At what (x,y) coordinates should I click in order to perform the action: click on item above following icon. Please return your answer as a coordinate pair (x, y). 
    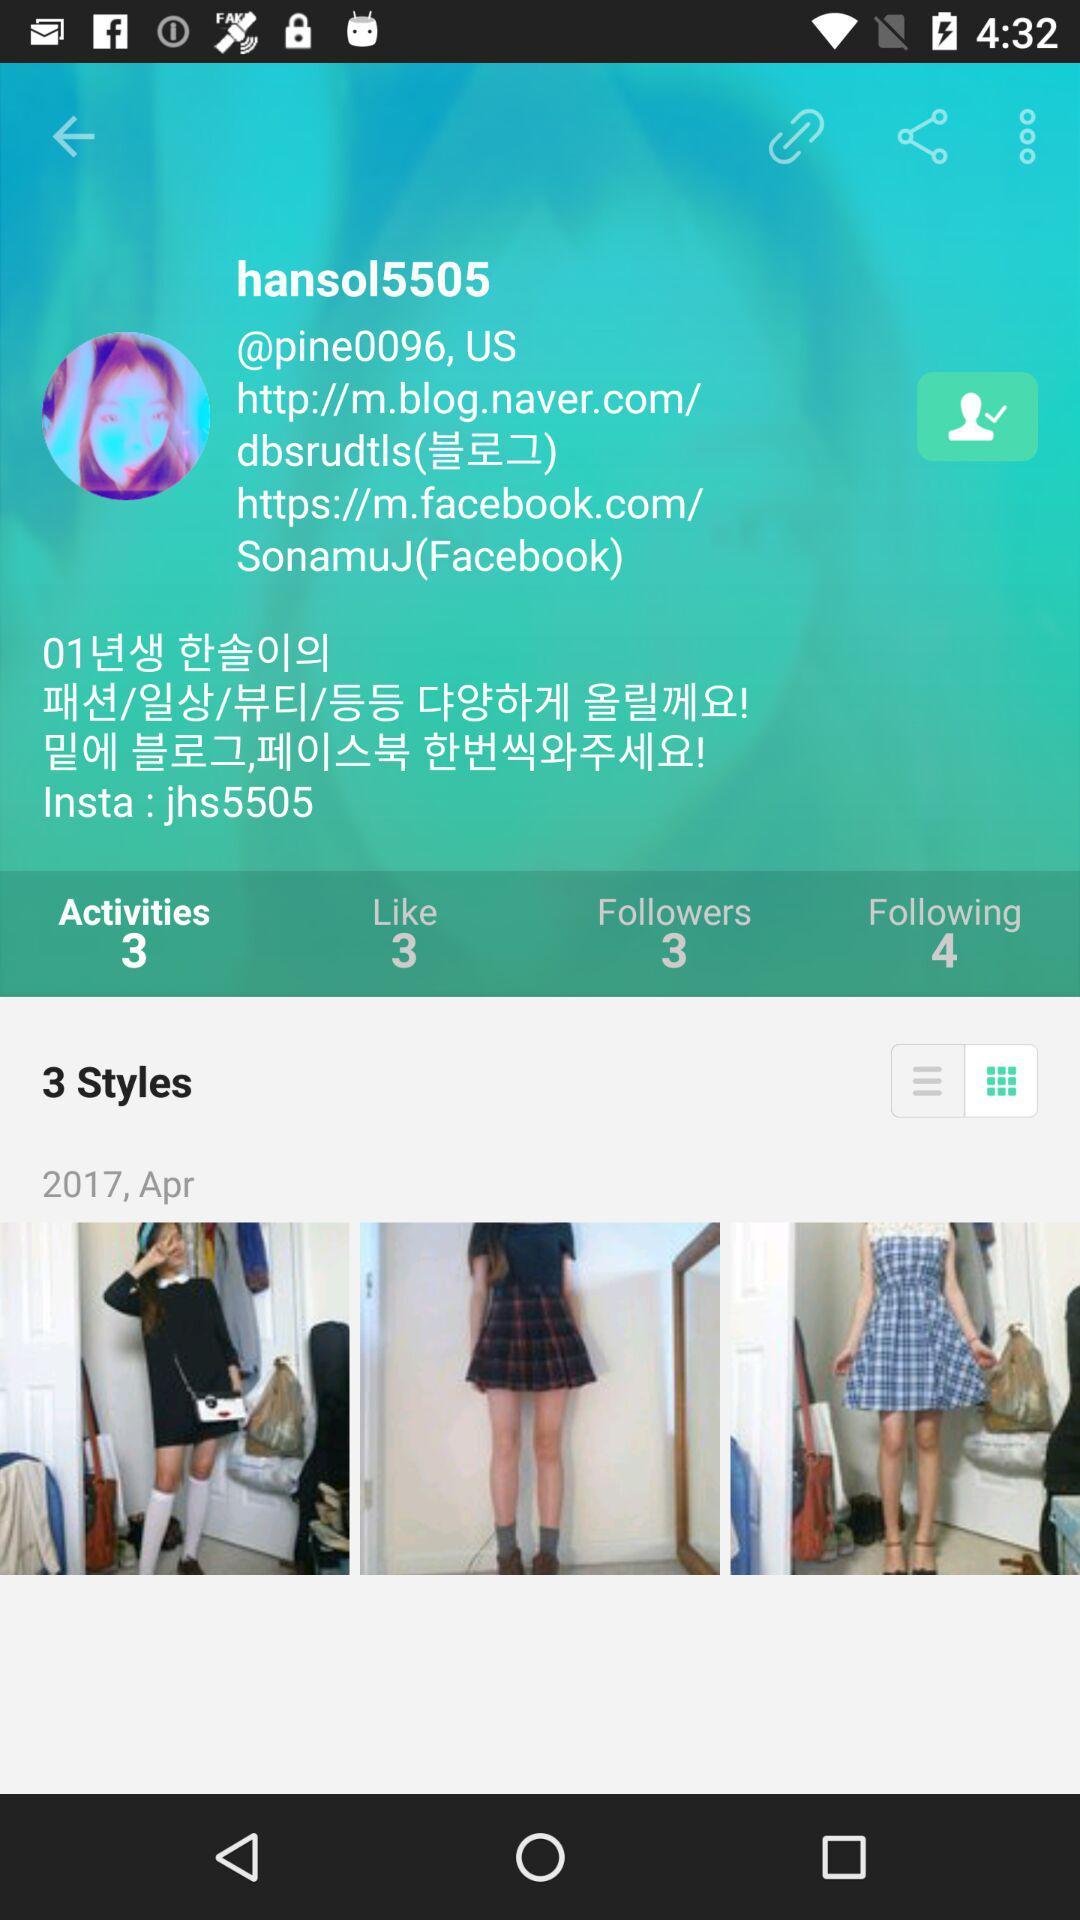
    Looking at the image, I should click on (976, 415).